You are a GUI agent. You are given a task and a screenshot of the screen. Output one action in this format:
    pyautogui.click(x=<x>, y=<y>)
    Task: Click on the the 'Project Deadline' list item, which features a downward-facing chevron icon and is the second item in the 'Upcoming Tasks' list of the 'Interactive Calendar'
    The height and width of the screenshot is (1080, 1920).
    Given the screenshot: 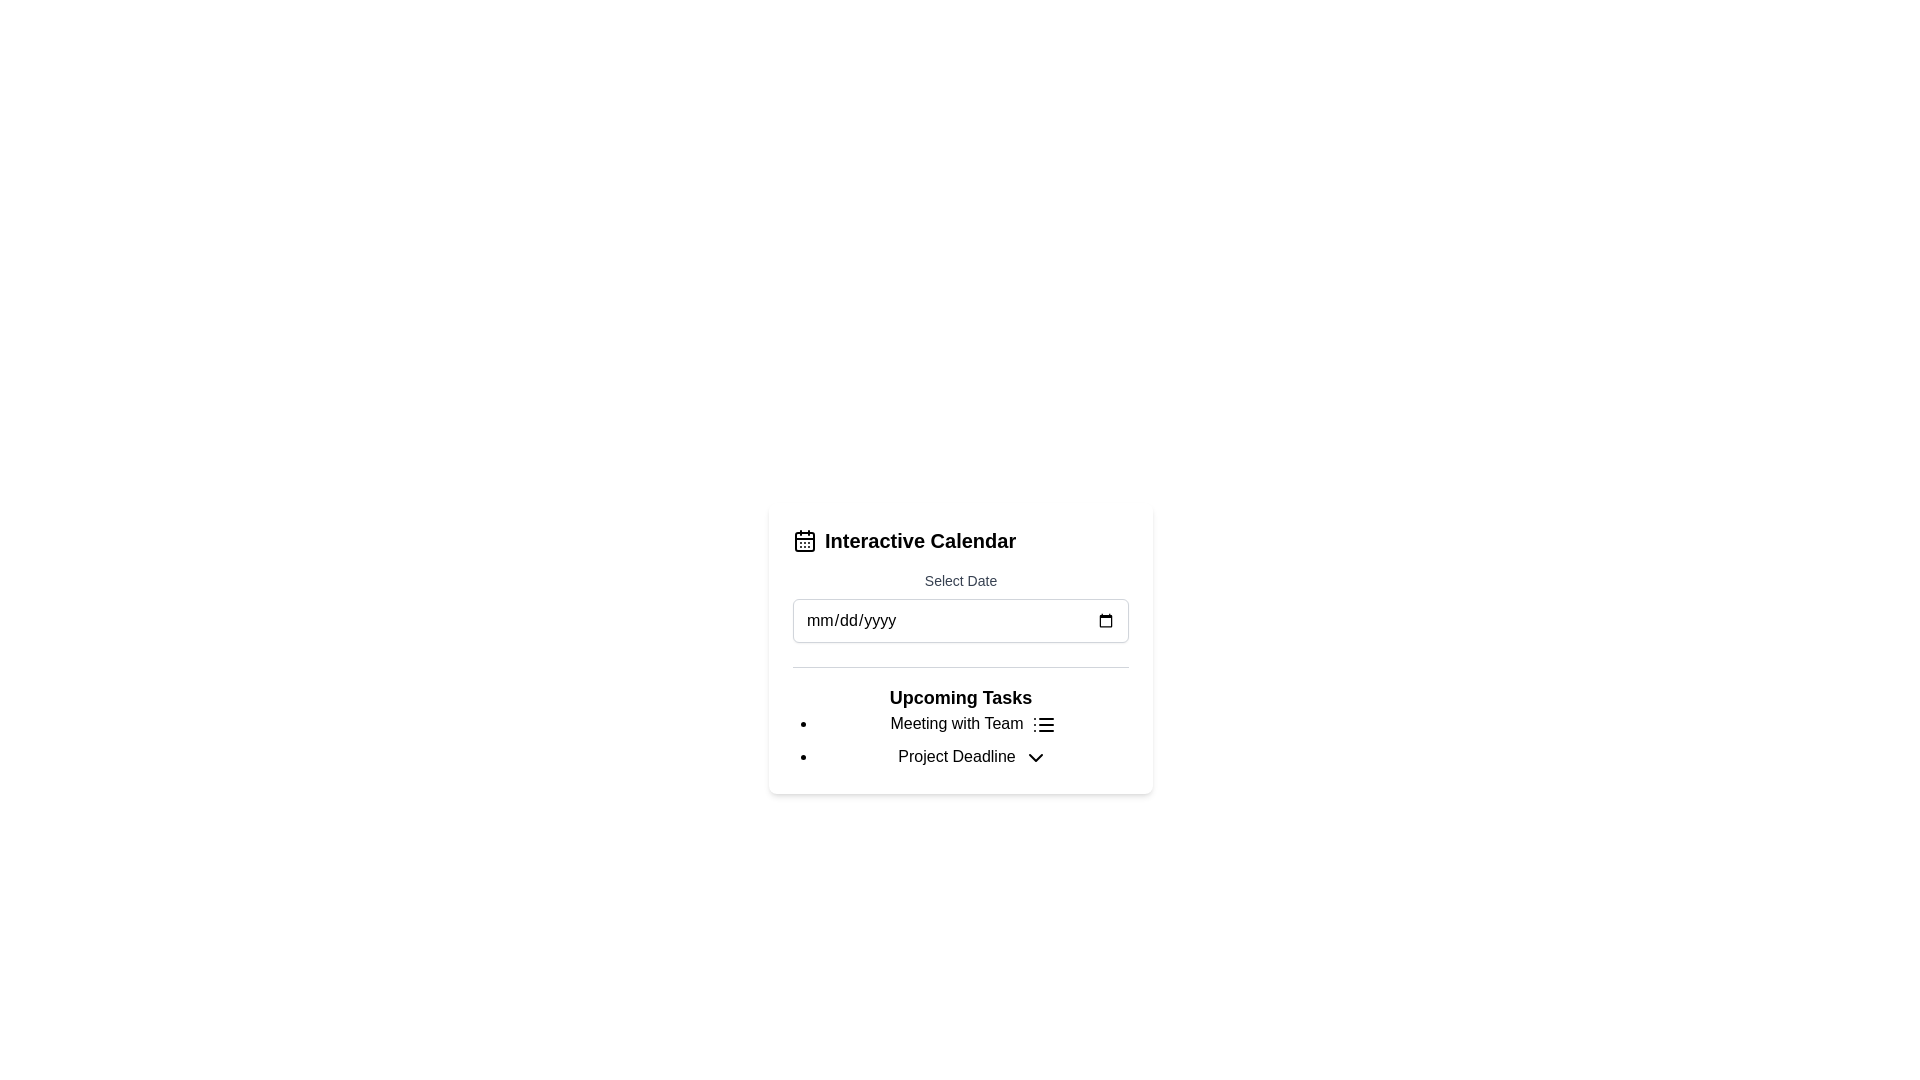 What is the action you would take?
    pyautogui.click(x=973, y=756)
    